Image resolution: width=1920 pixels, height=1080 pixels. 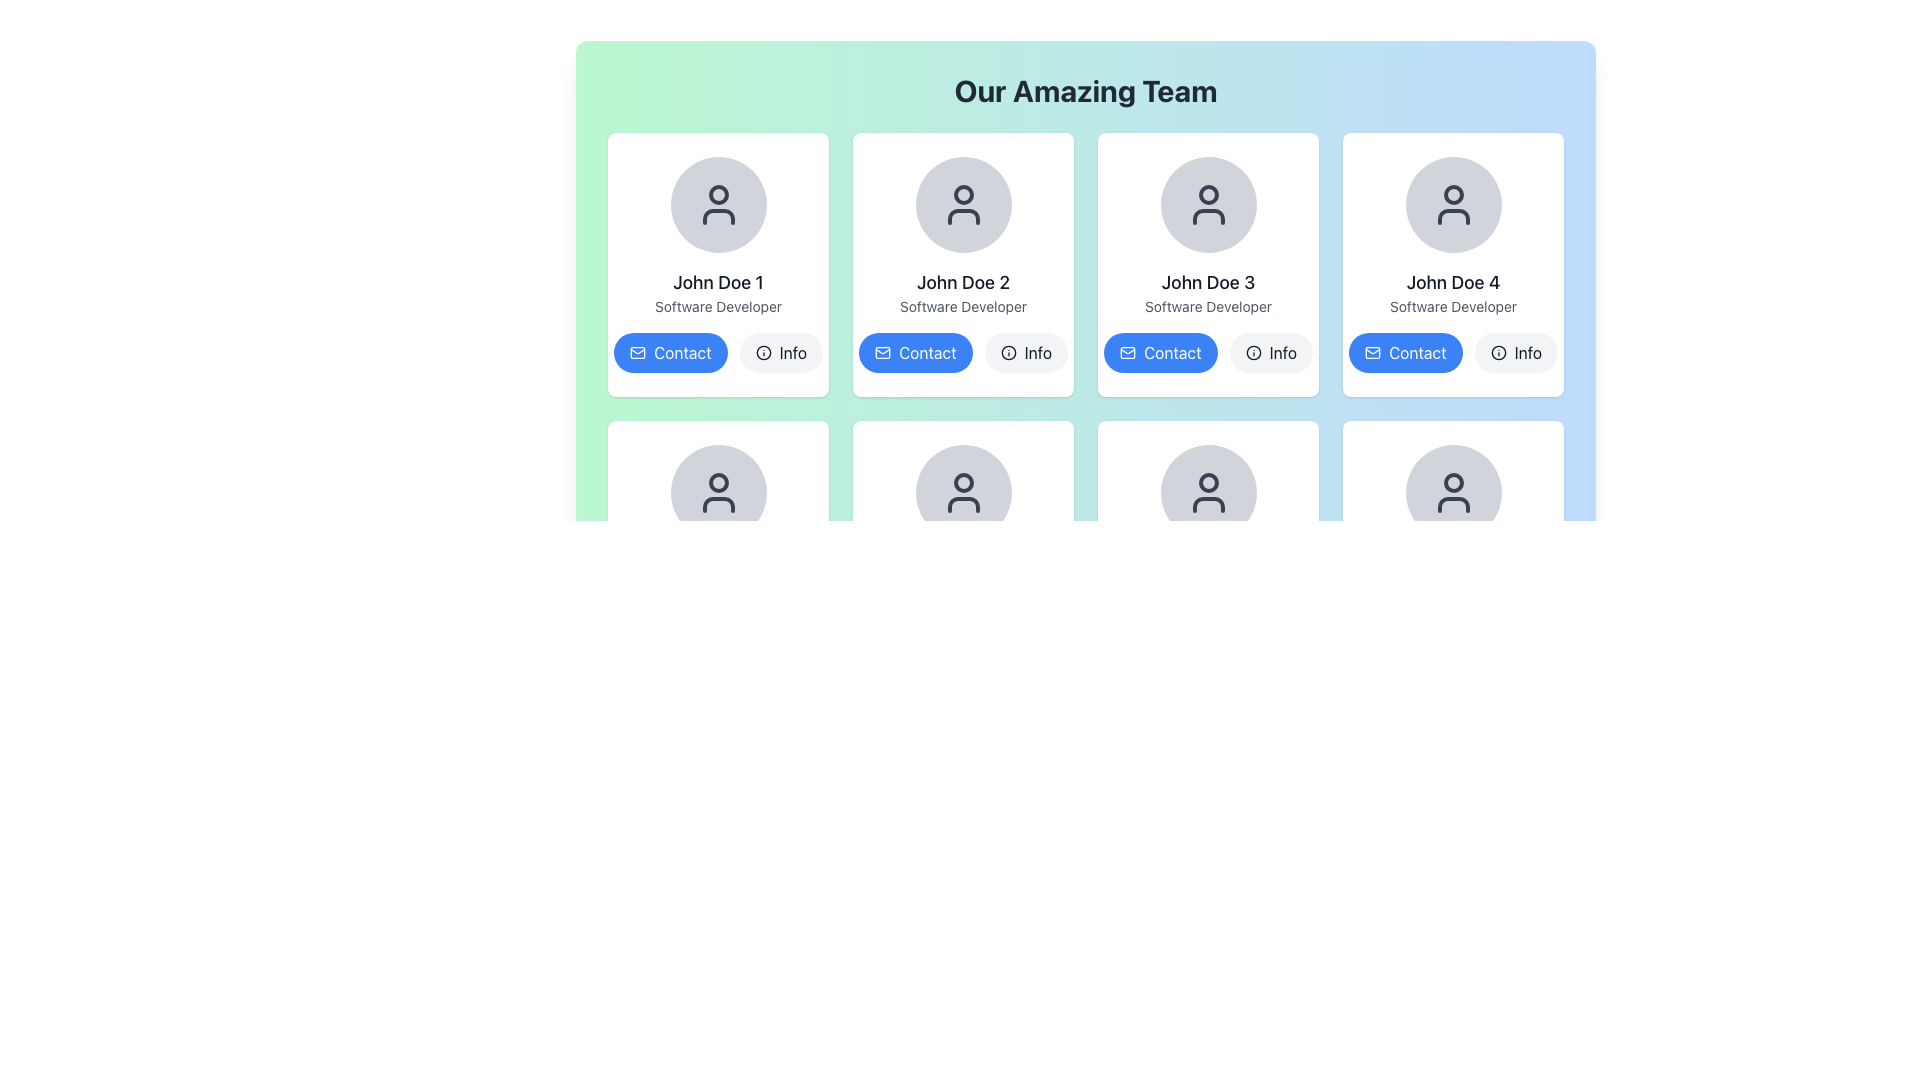 What do you see at coordinates (1207, 216) in the screenshot?
I see `lower part of the SVG icon representing the user avatar for 'John Doe 3' in the card layout` at bounding box center [1207, 216].